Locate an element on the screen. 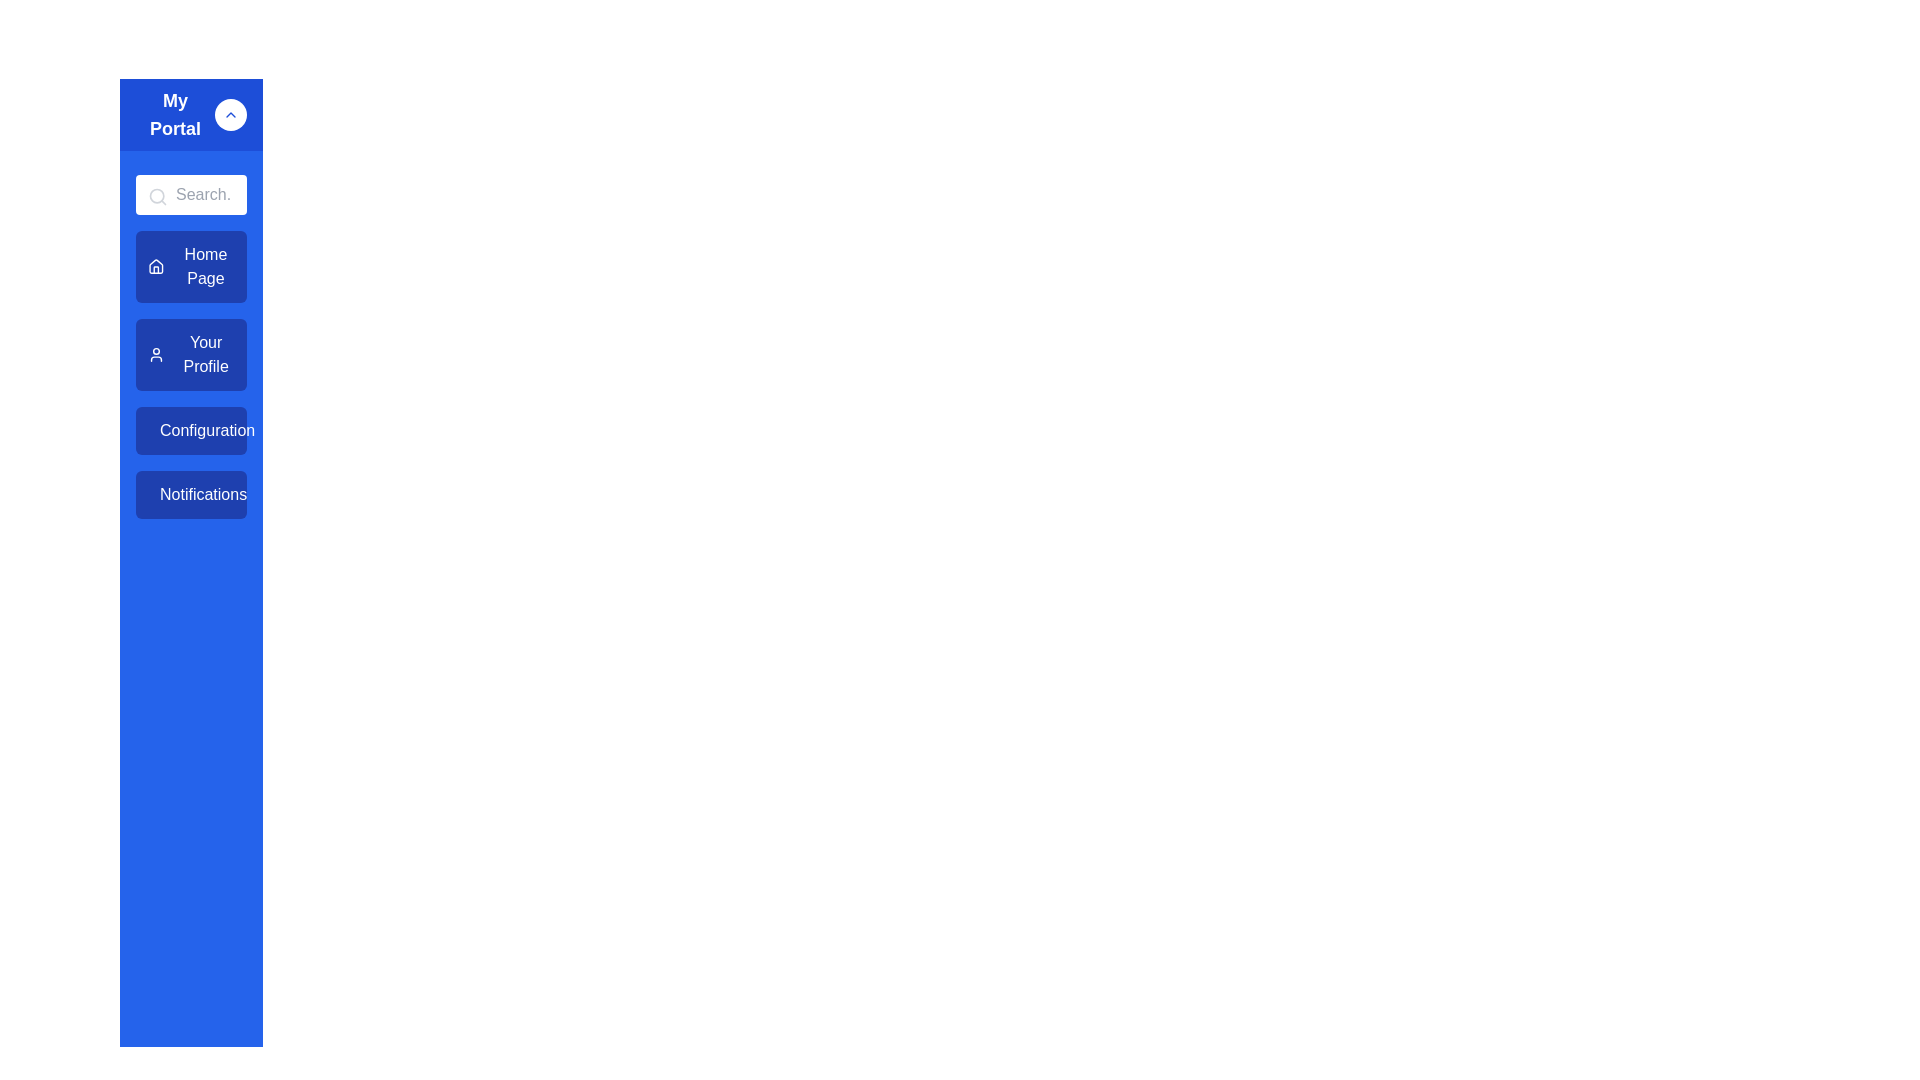 The width and height of the screenshot is (1920, 1080). the upward-pointing chevron icon on the right side of the 'My Portal' header is located at coordinates (191, 115).